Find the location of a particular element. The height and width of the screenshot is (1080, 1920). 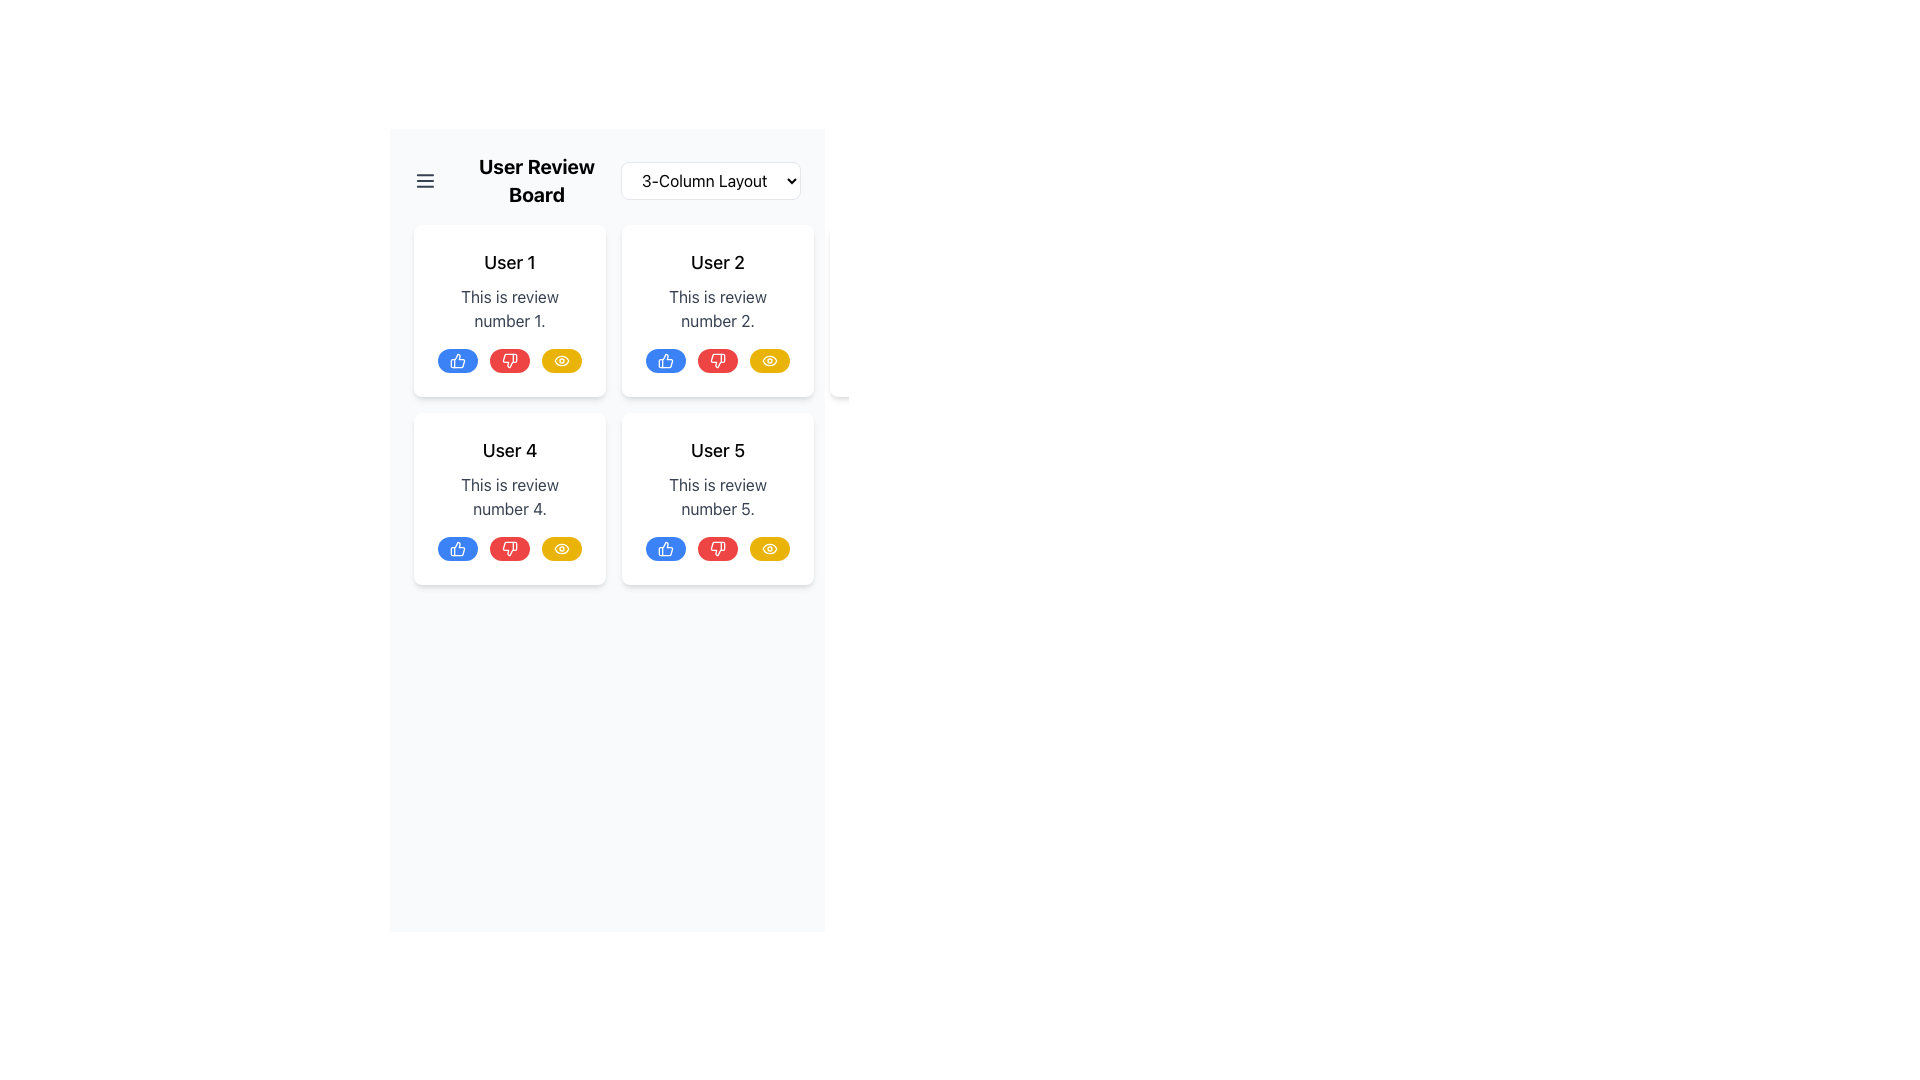

the red thumbs-down button located in the bottom-right corner of the 'User 5' review card to register a dislike is located at coordinates (718, 548).